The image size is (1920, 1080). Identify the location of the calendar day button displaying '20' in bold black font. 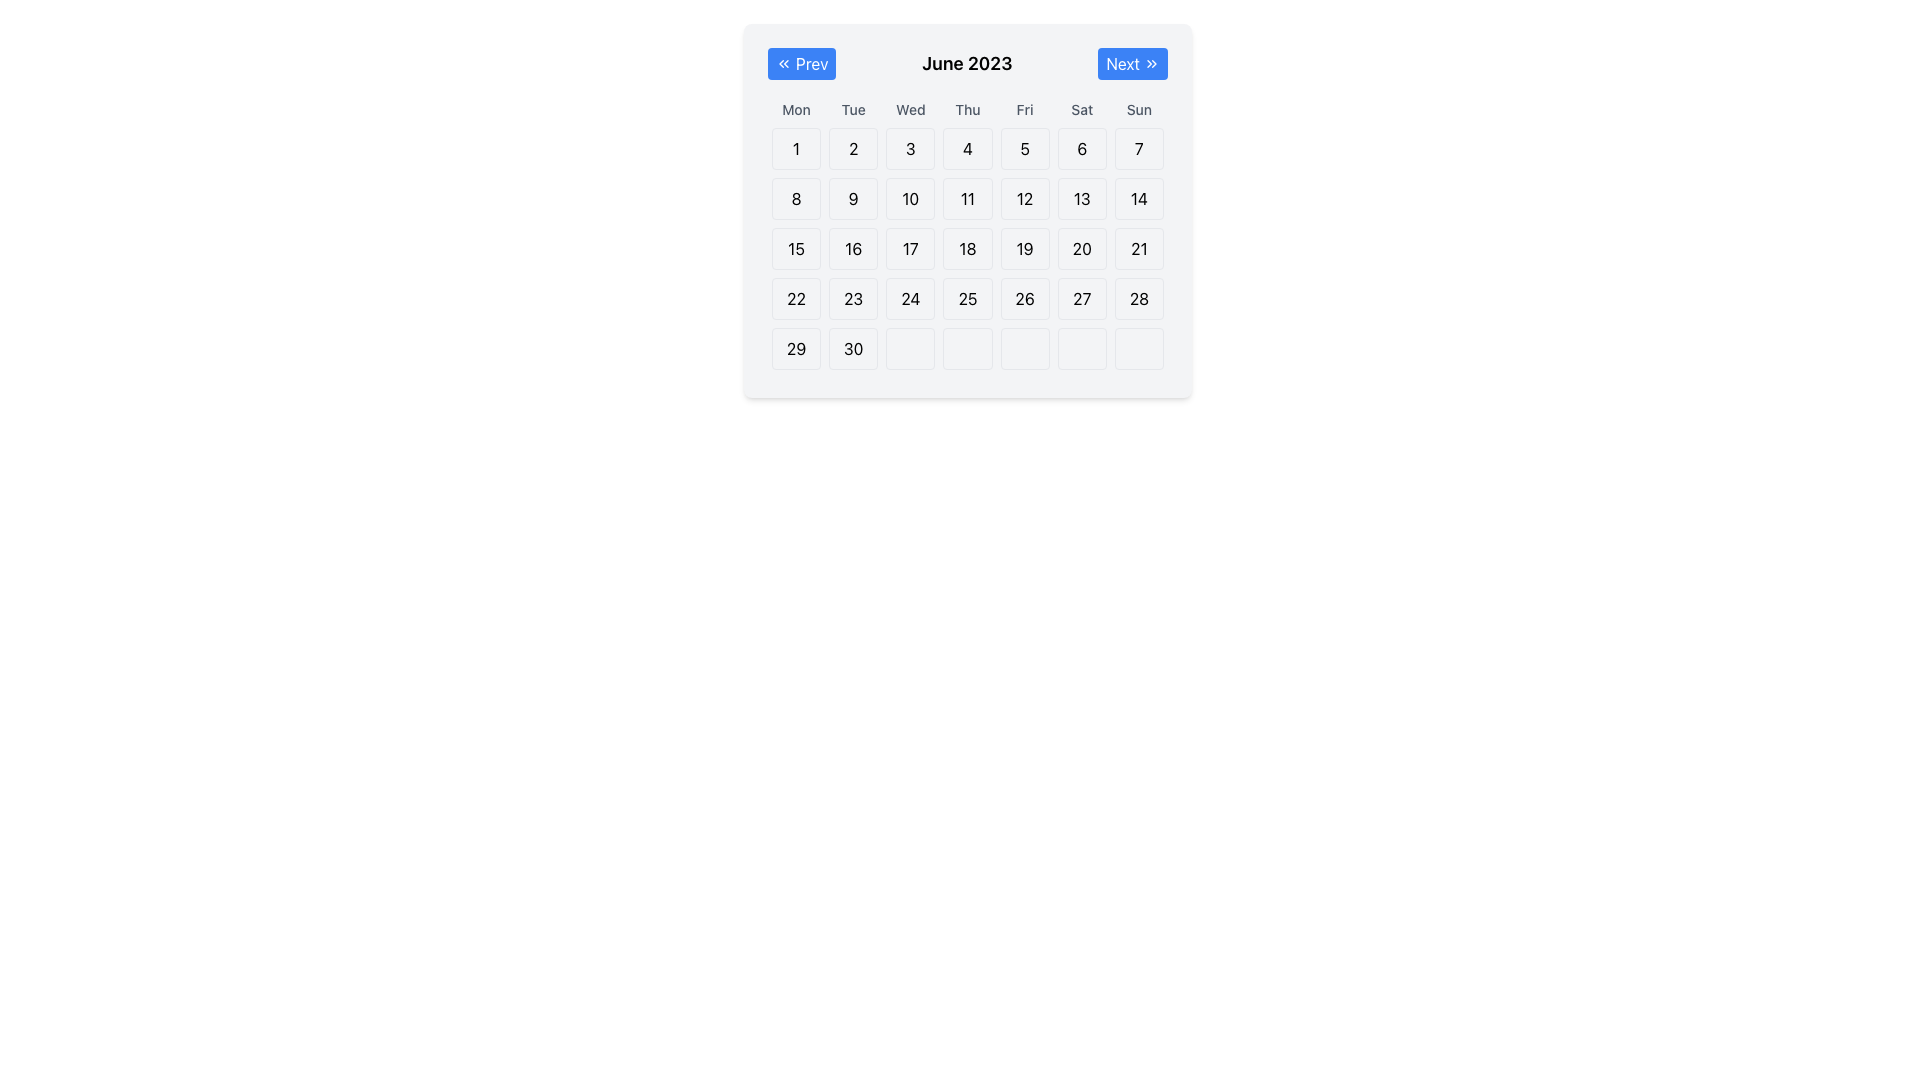
(1081, 248).